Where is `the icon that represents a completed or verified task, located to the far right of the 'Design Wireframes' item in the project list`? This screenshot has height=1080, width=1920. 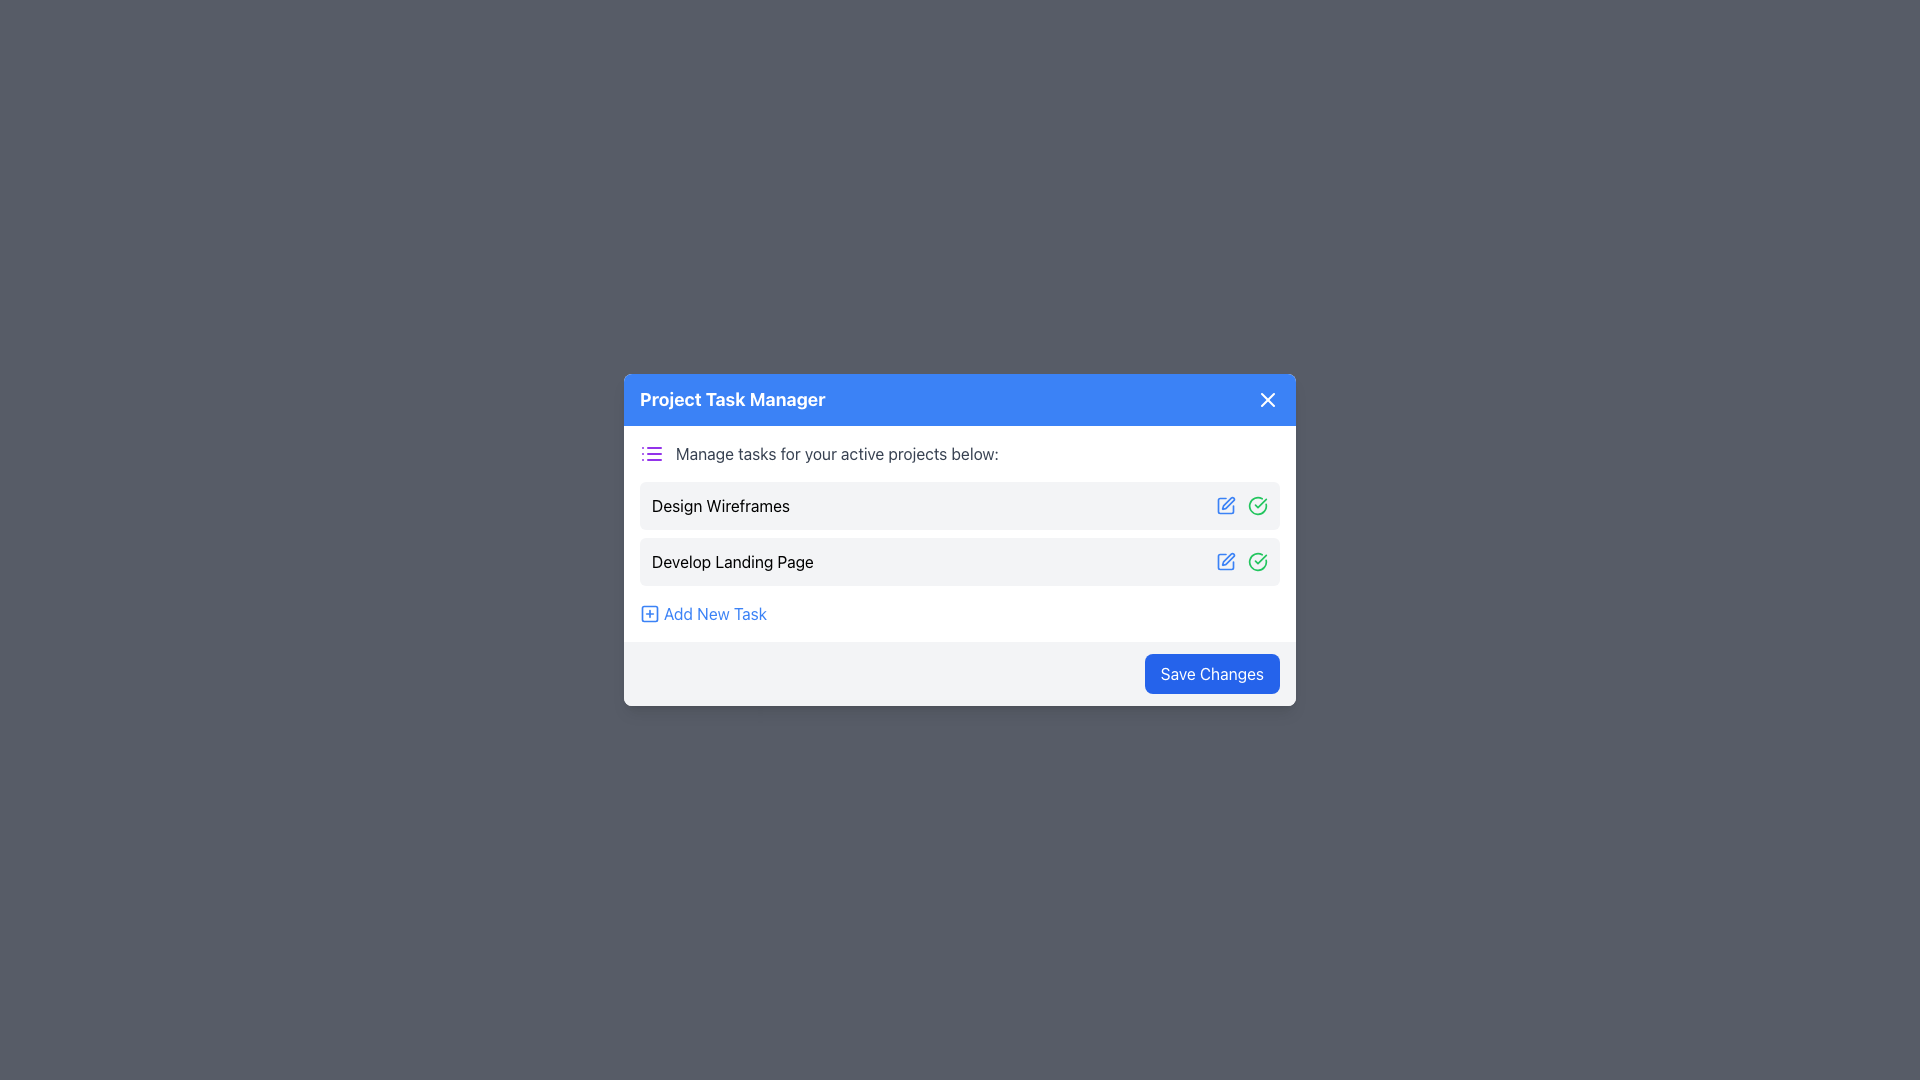 the icon that represents a completed or verified task, located to the far right of the 'Design Wireframes' item in the project list is located at coordinates (1256, 562).